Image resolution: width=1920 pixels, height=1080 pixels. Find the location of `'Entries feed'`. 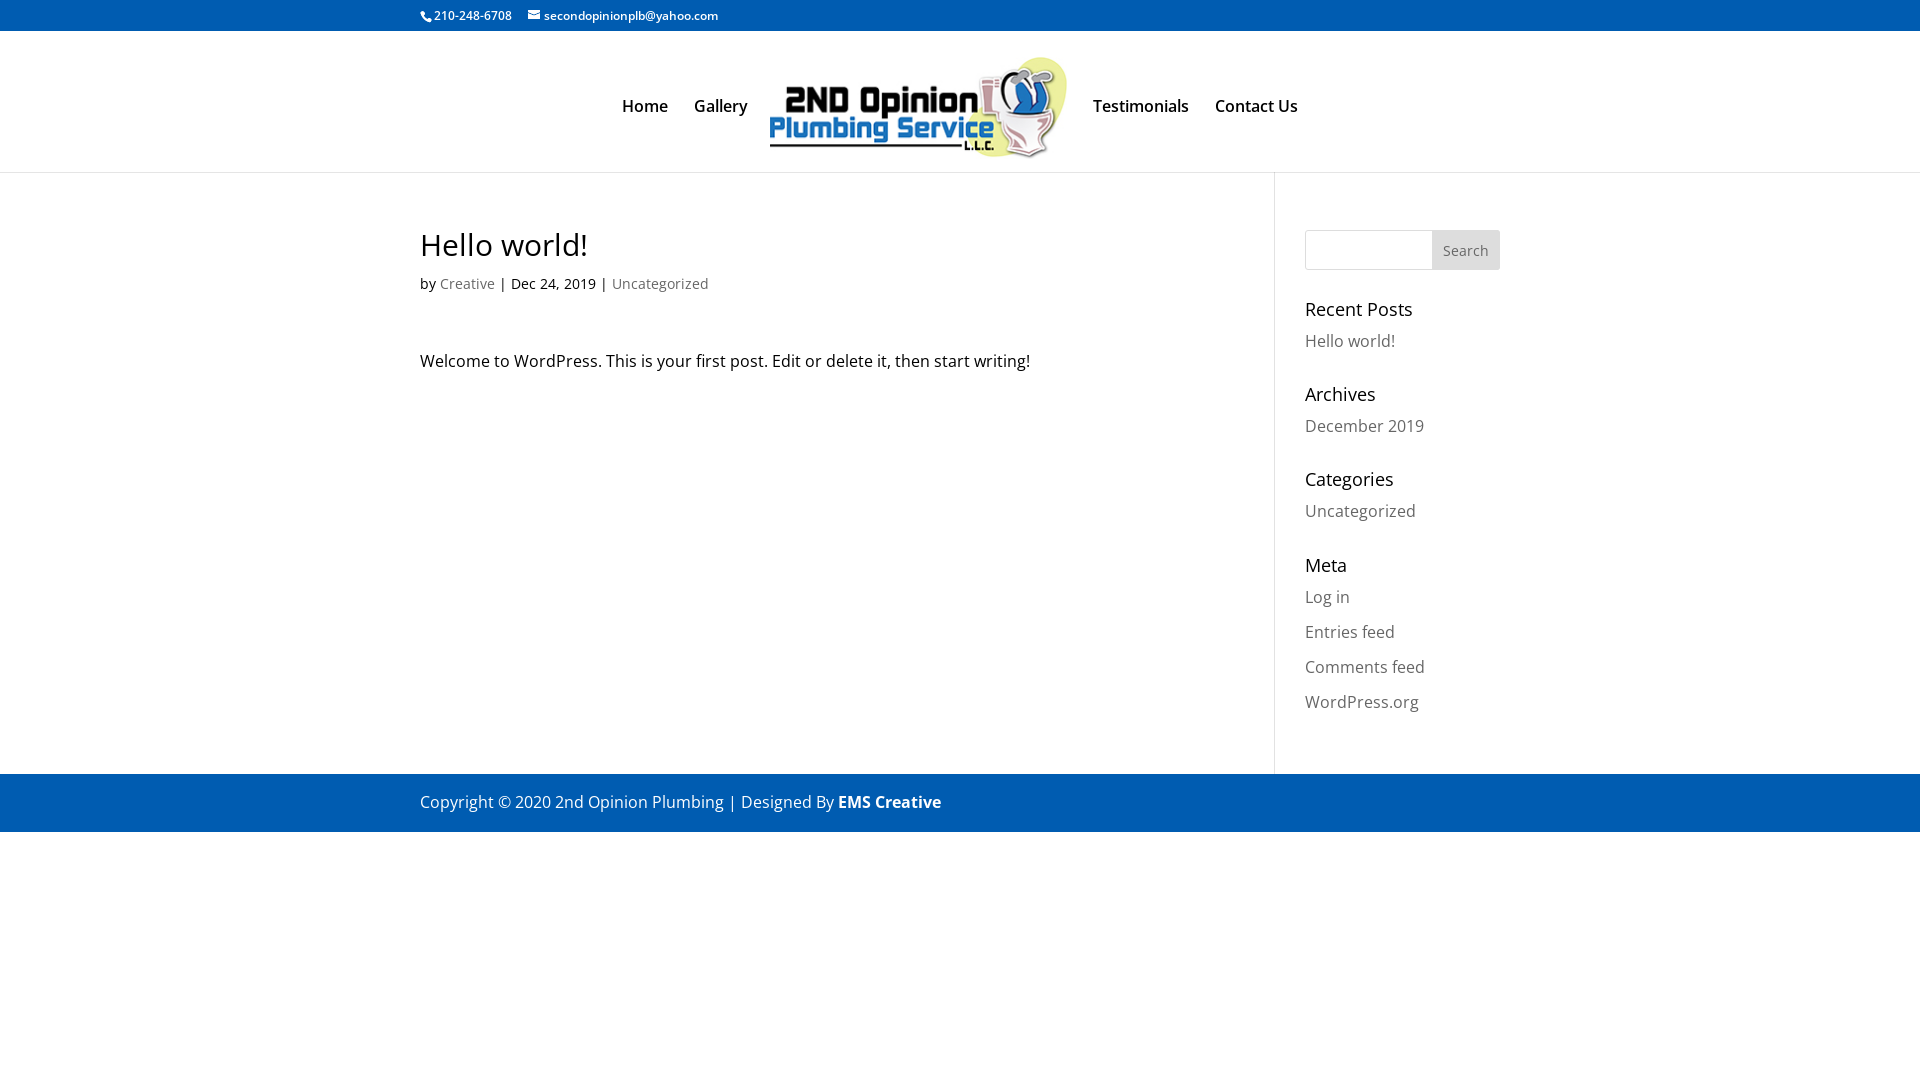

'Entries feed' is located at coordinates (1349, 632).